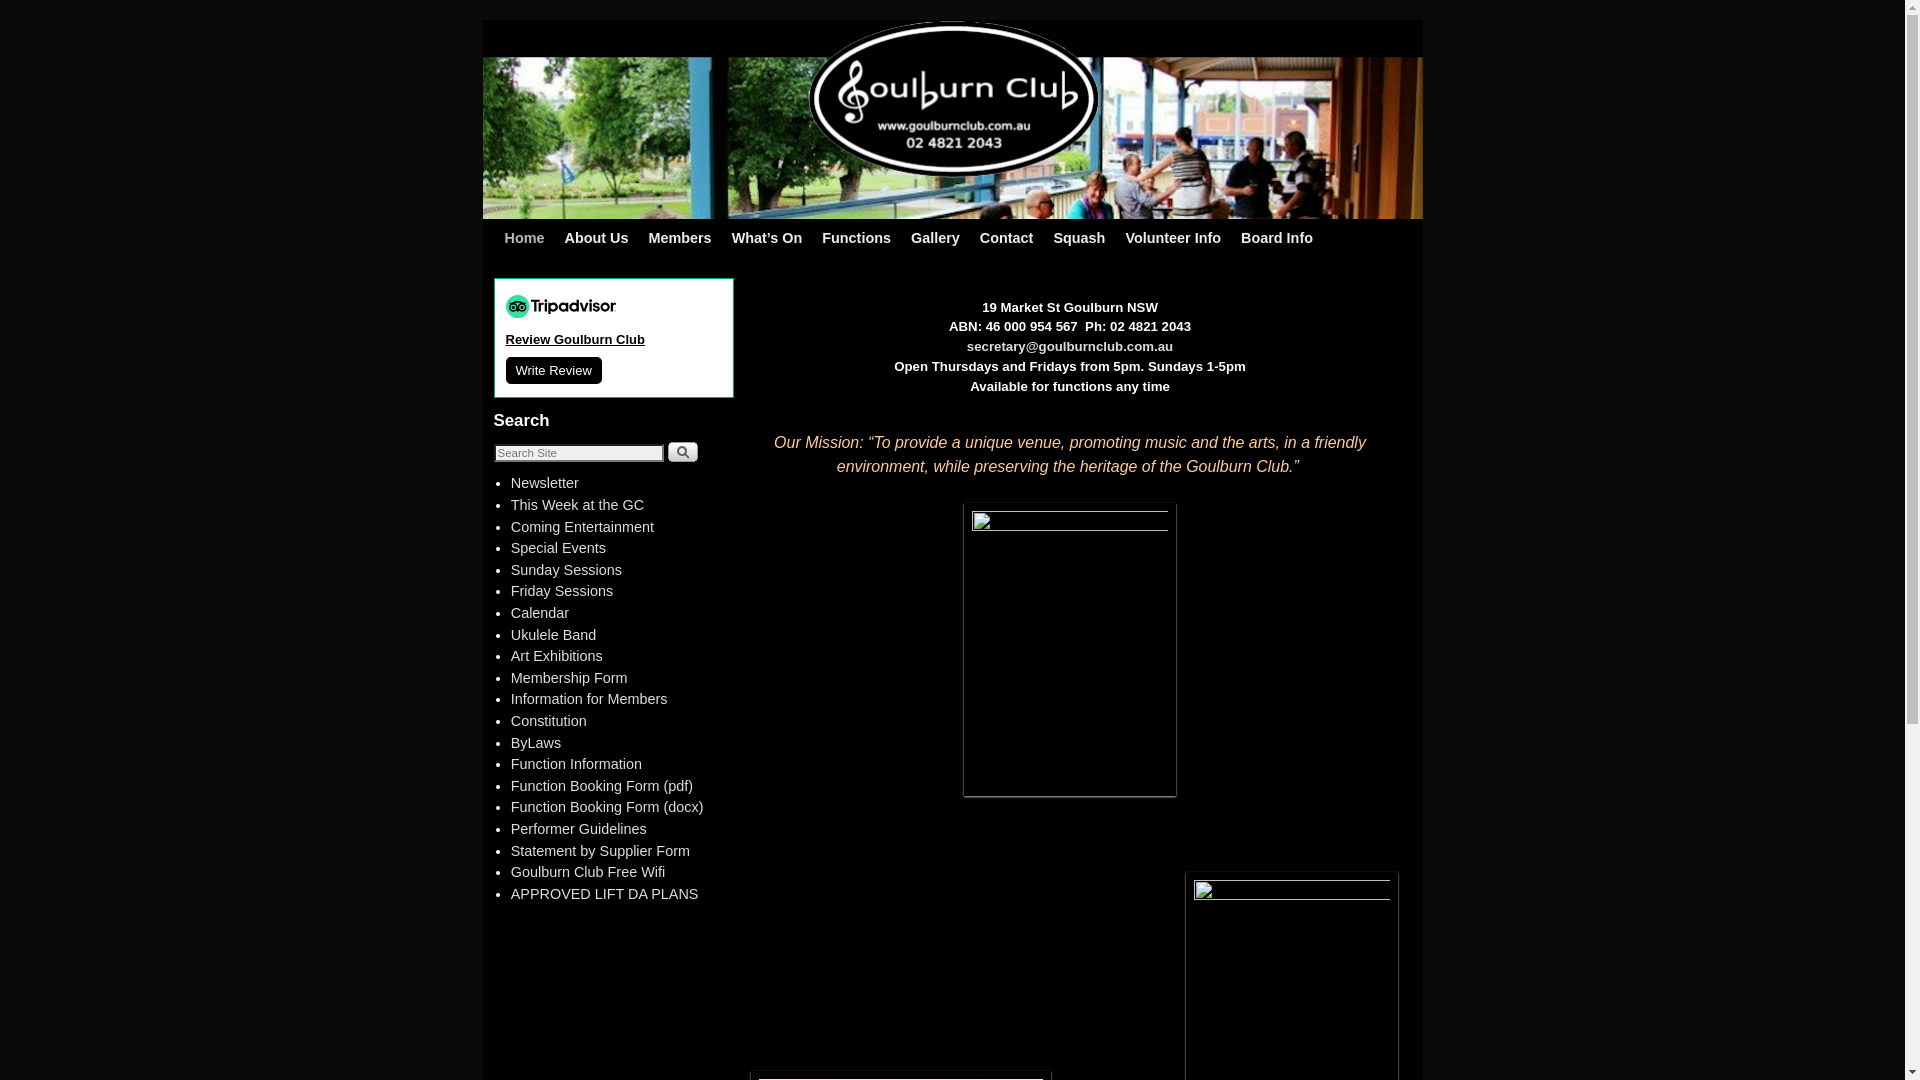 This screenshot has height=1080, width=1920. I want to click on 'Gallery', so click(900, 237).